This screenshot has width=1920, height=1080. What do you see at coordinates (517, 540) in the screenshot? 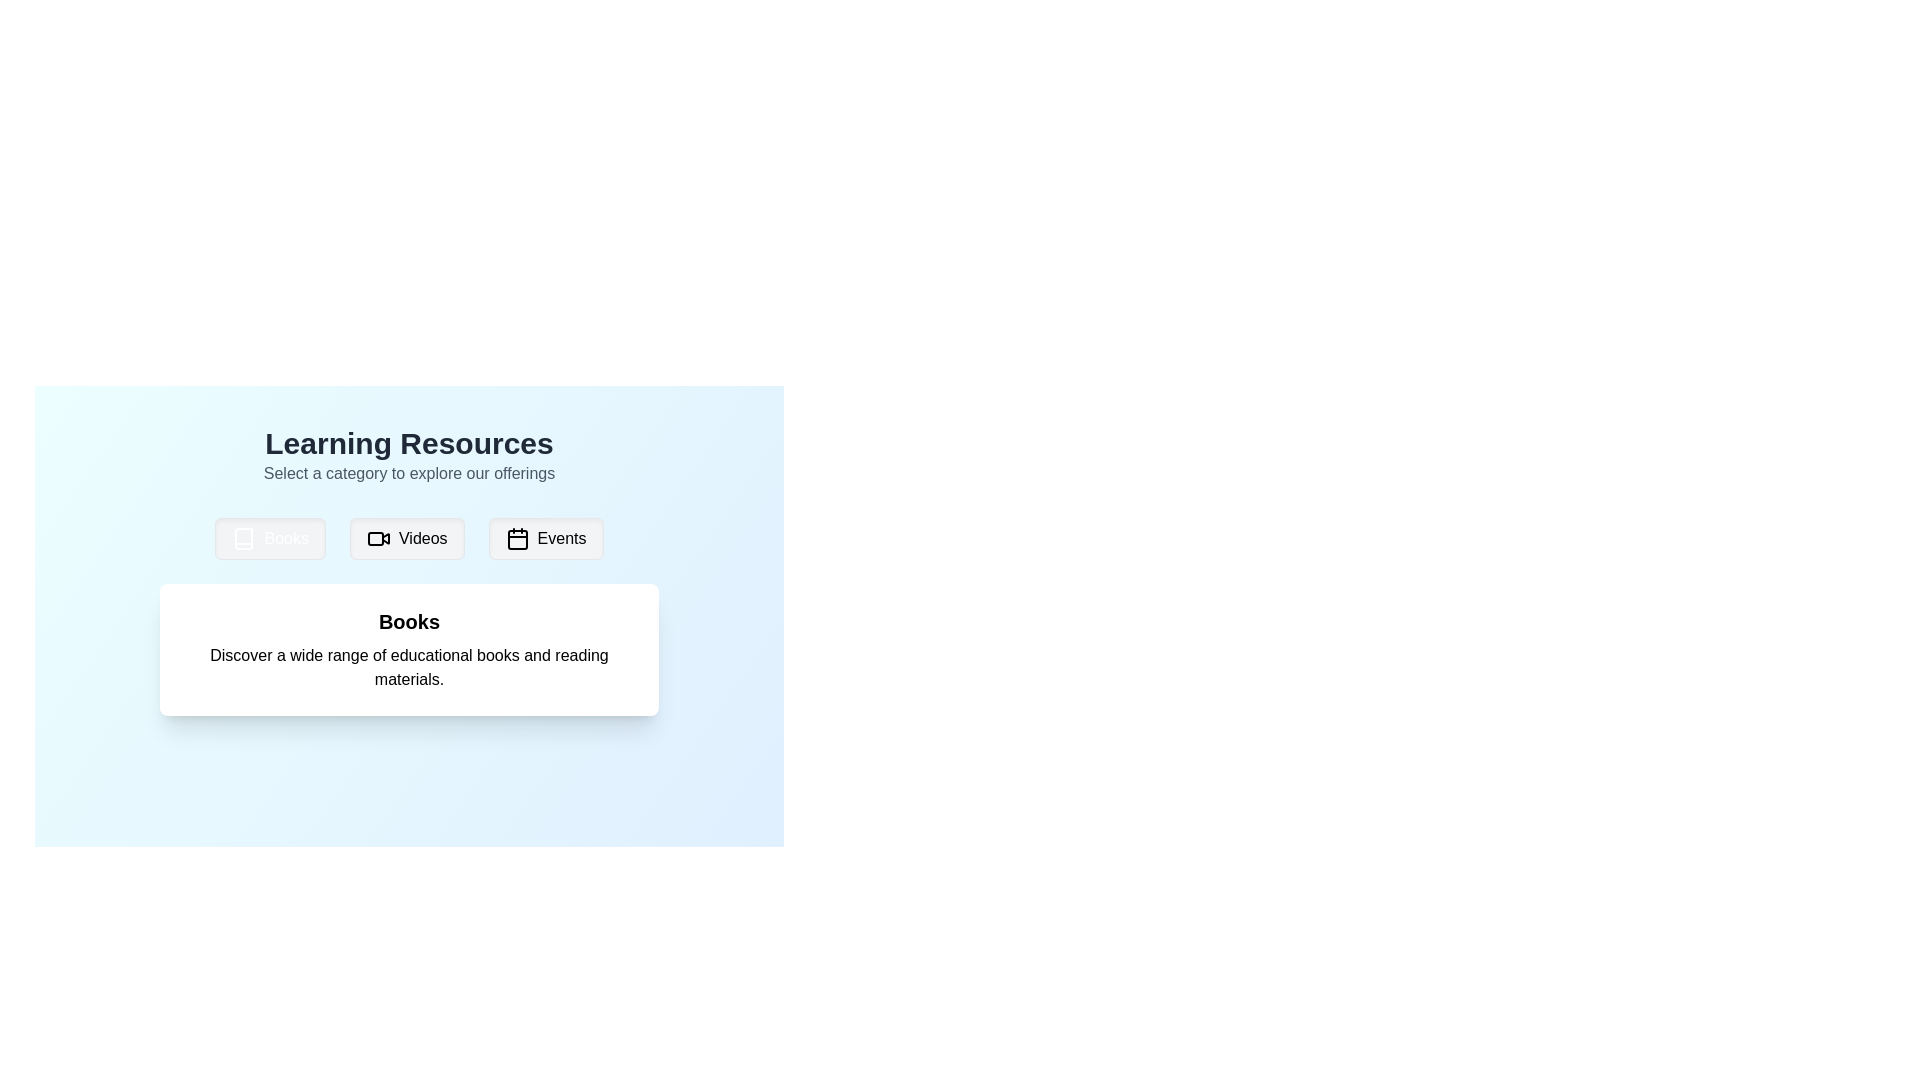
I see `the small rounded rectangle with a white background that resembles a calendar day grid, located at the center of the calendar icon` at bounding box center [517, 540].